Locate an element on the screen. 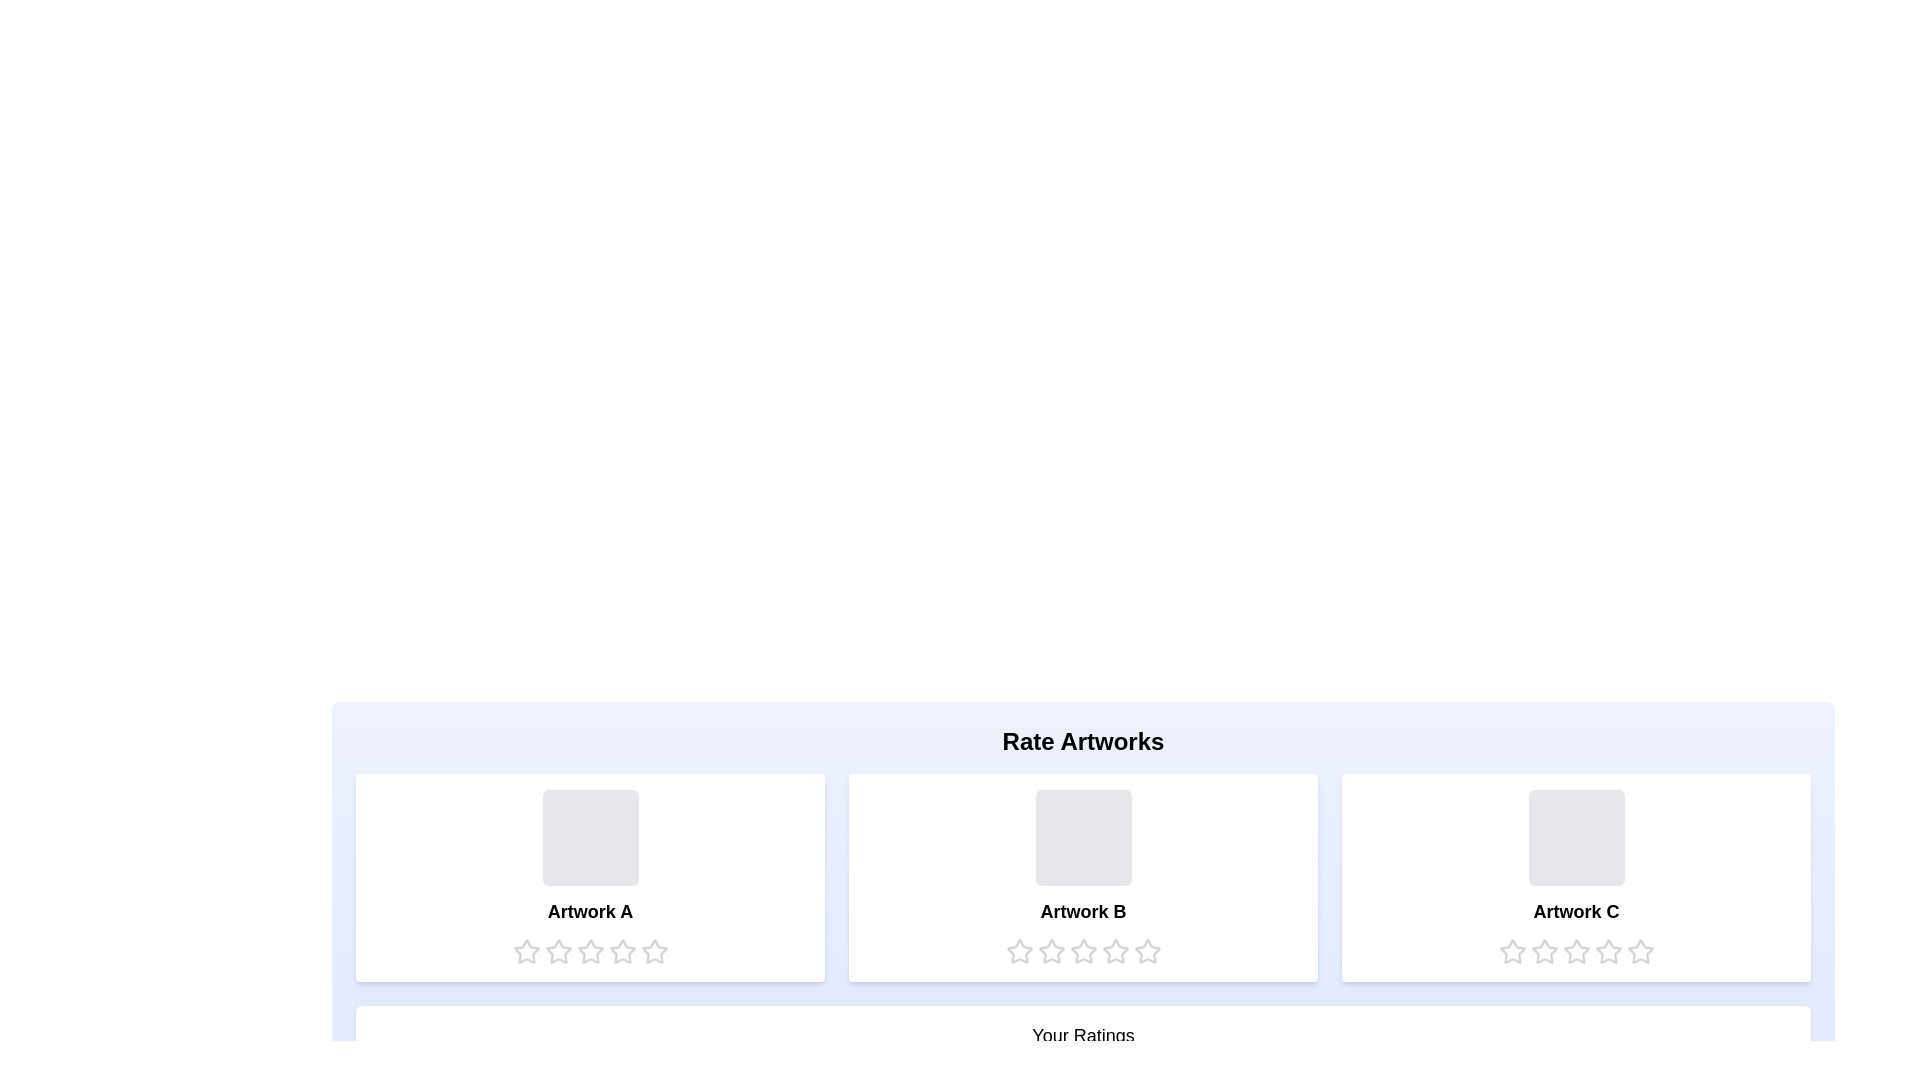 The width and height of the screenshot is (1920, 1080). the star corresponding to the rating 5 for the artwork Artwork A is located at coordinates (654, 951).